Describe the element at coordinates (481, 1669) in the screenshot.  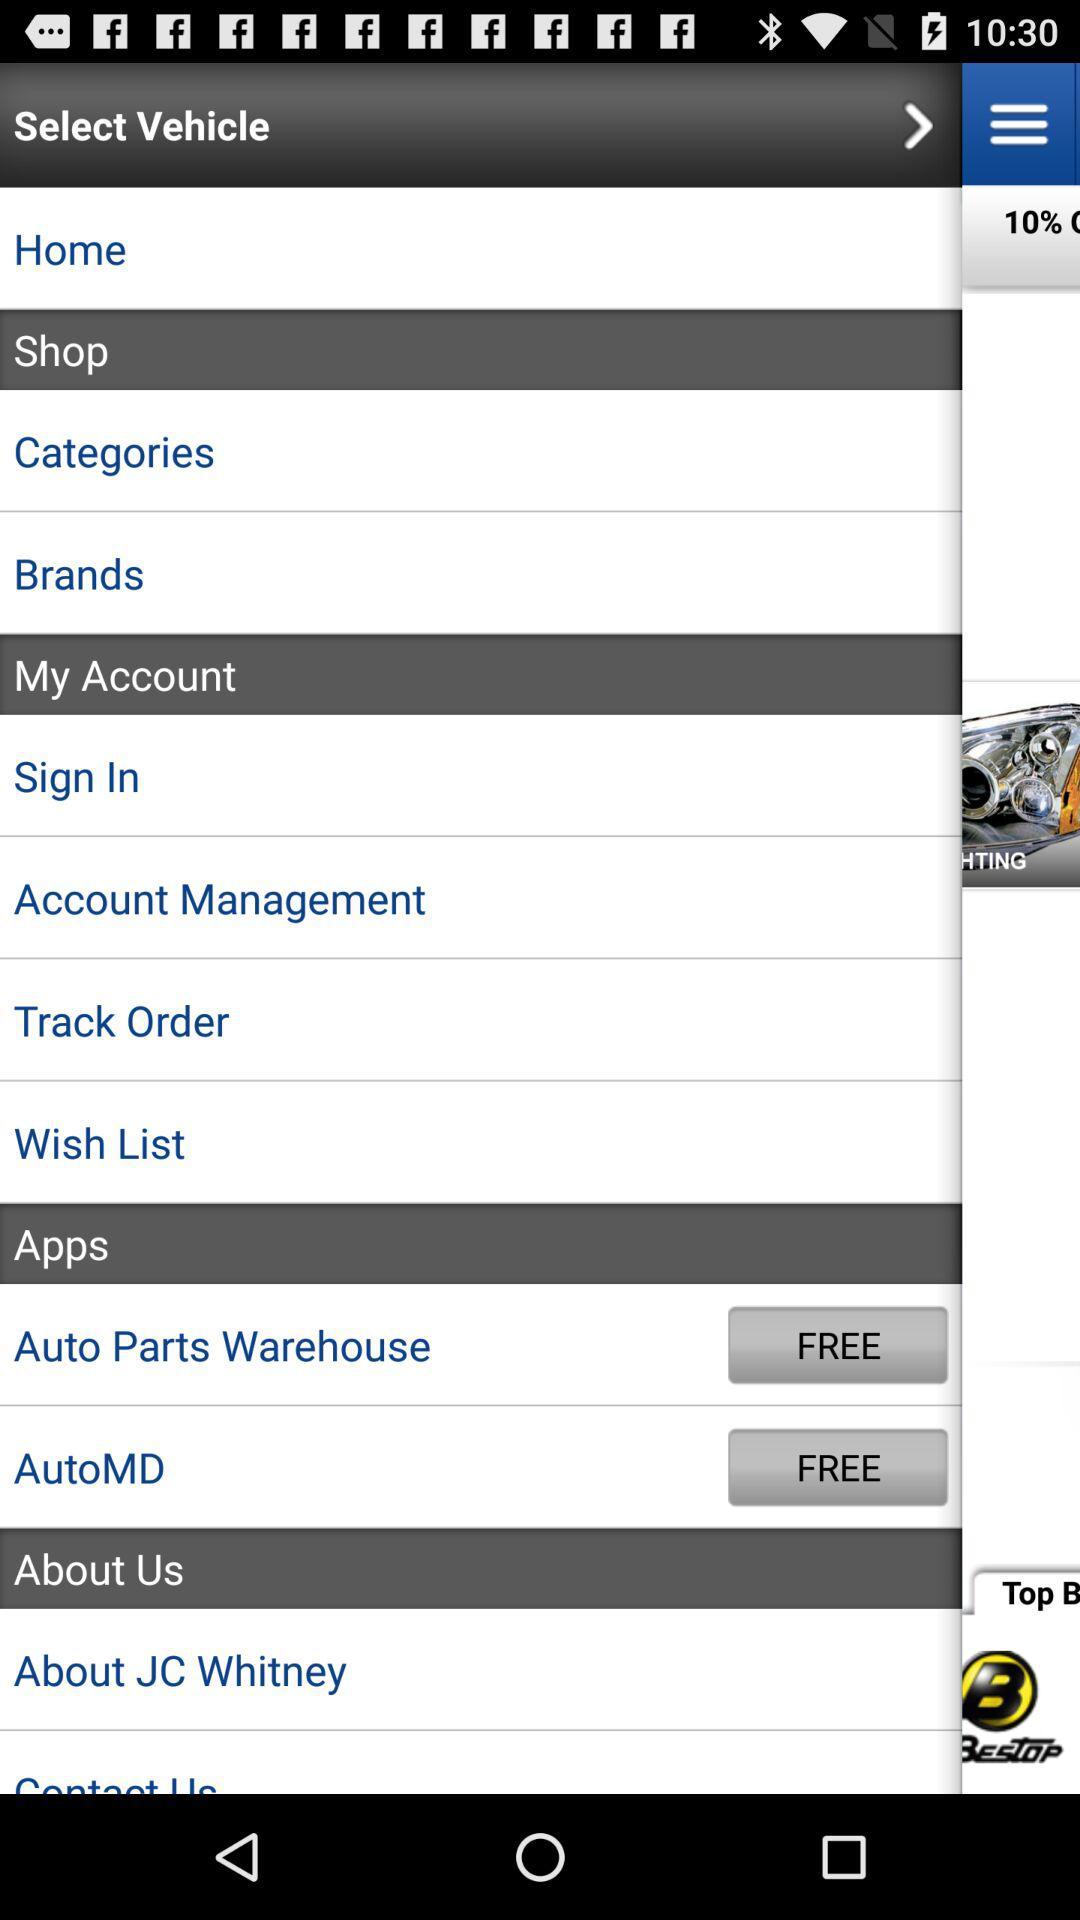
I see `about jc whitney` at that location.